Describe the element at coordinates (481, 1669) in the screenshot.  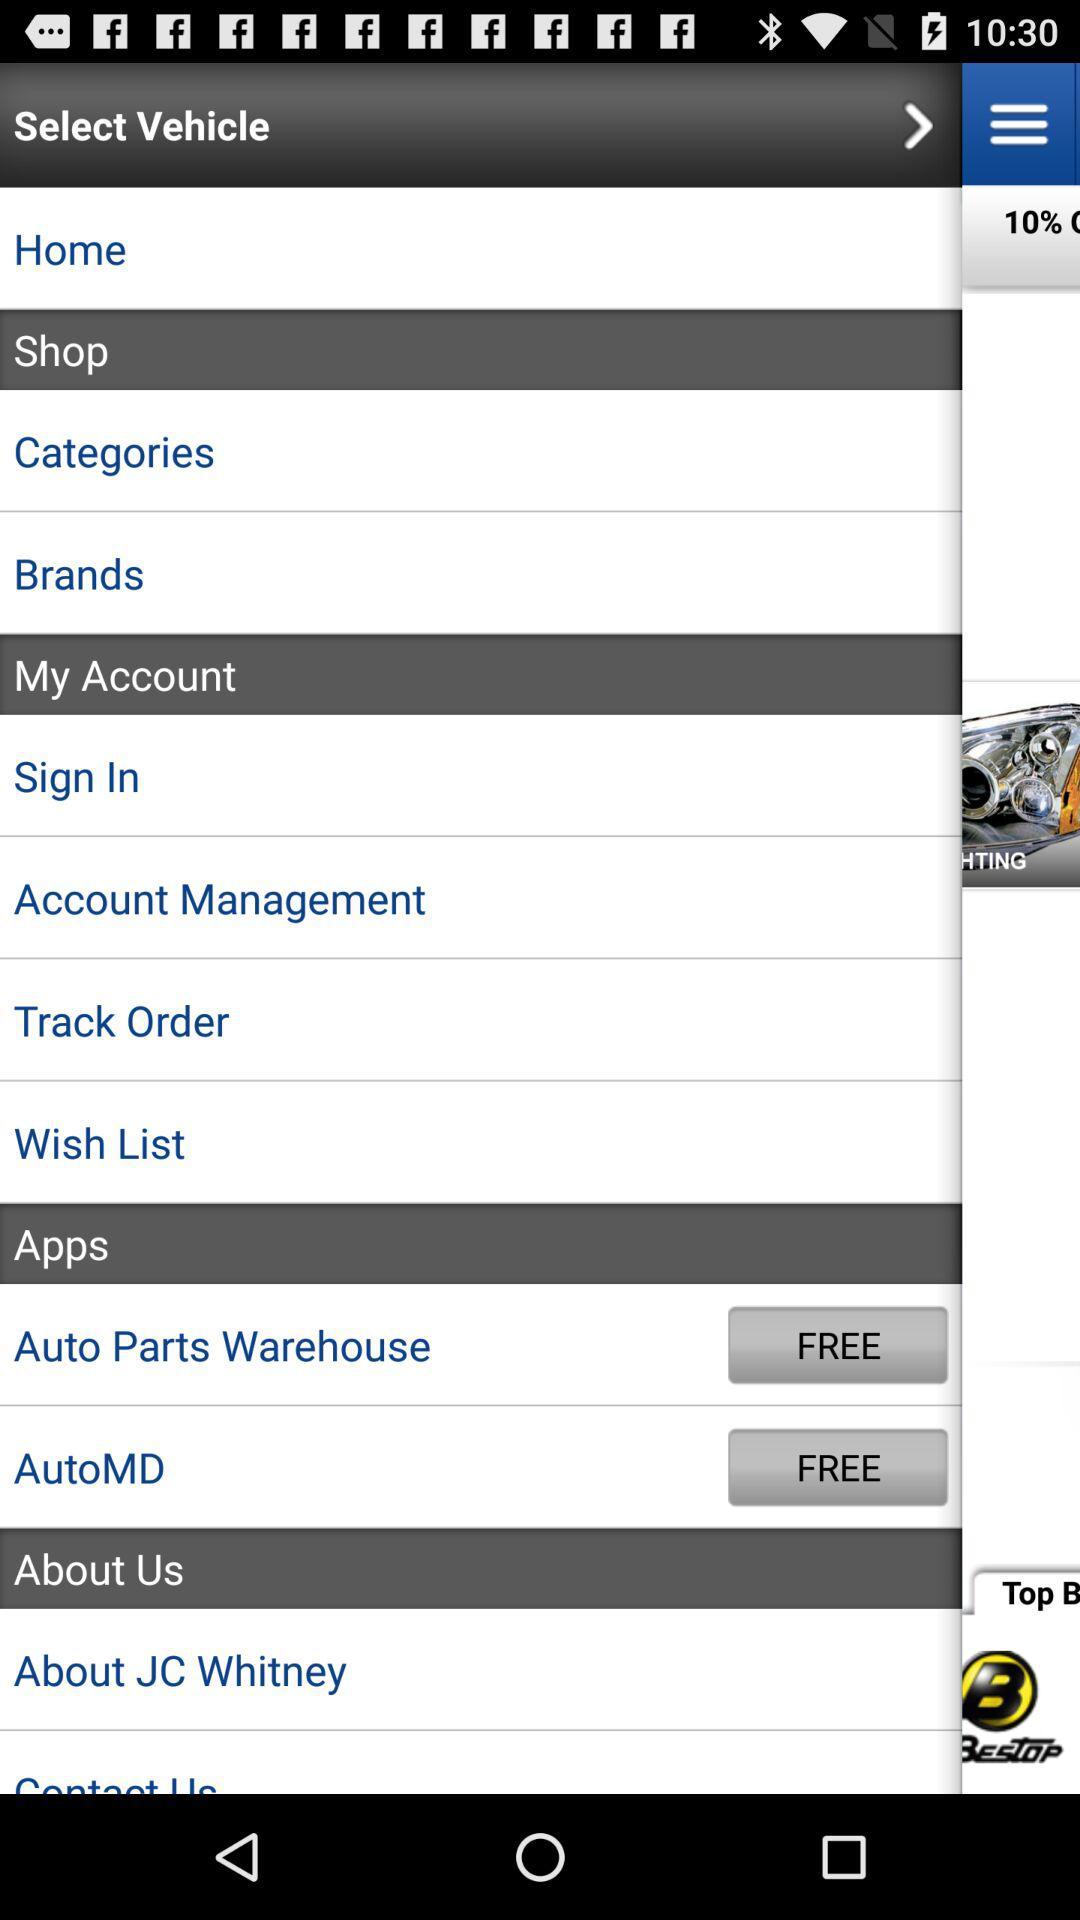
I see `about jc whitney` at that location.